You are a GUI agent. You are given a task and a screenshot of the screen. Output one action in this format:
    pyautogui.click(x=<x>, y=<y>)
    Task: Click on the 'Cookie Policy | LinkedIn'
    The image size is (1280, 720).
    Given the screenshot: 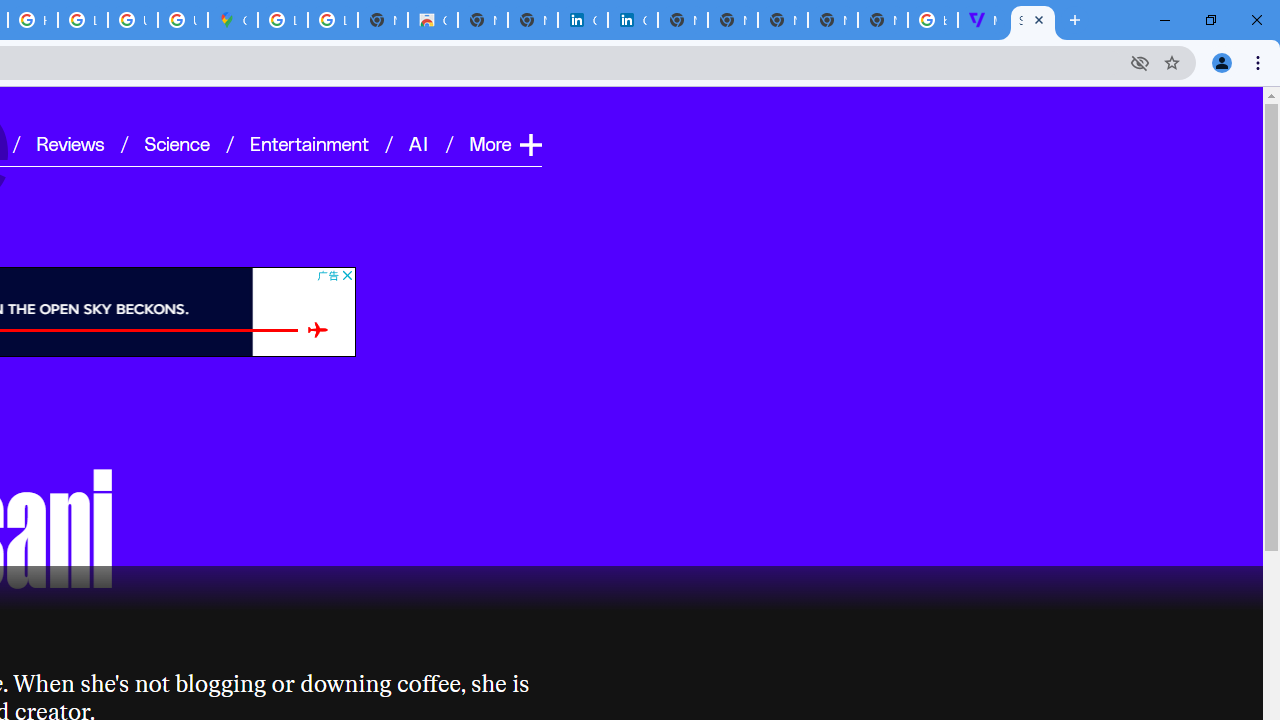 What is the action you would take?
    pyautogui.click(x=631, y=20)
    